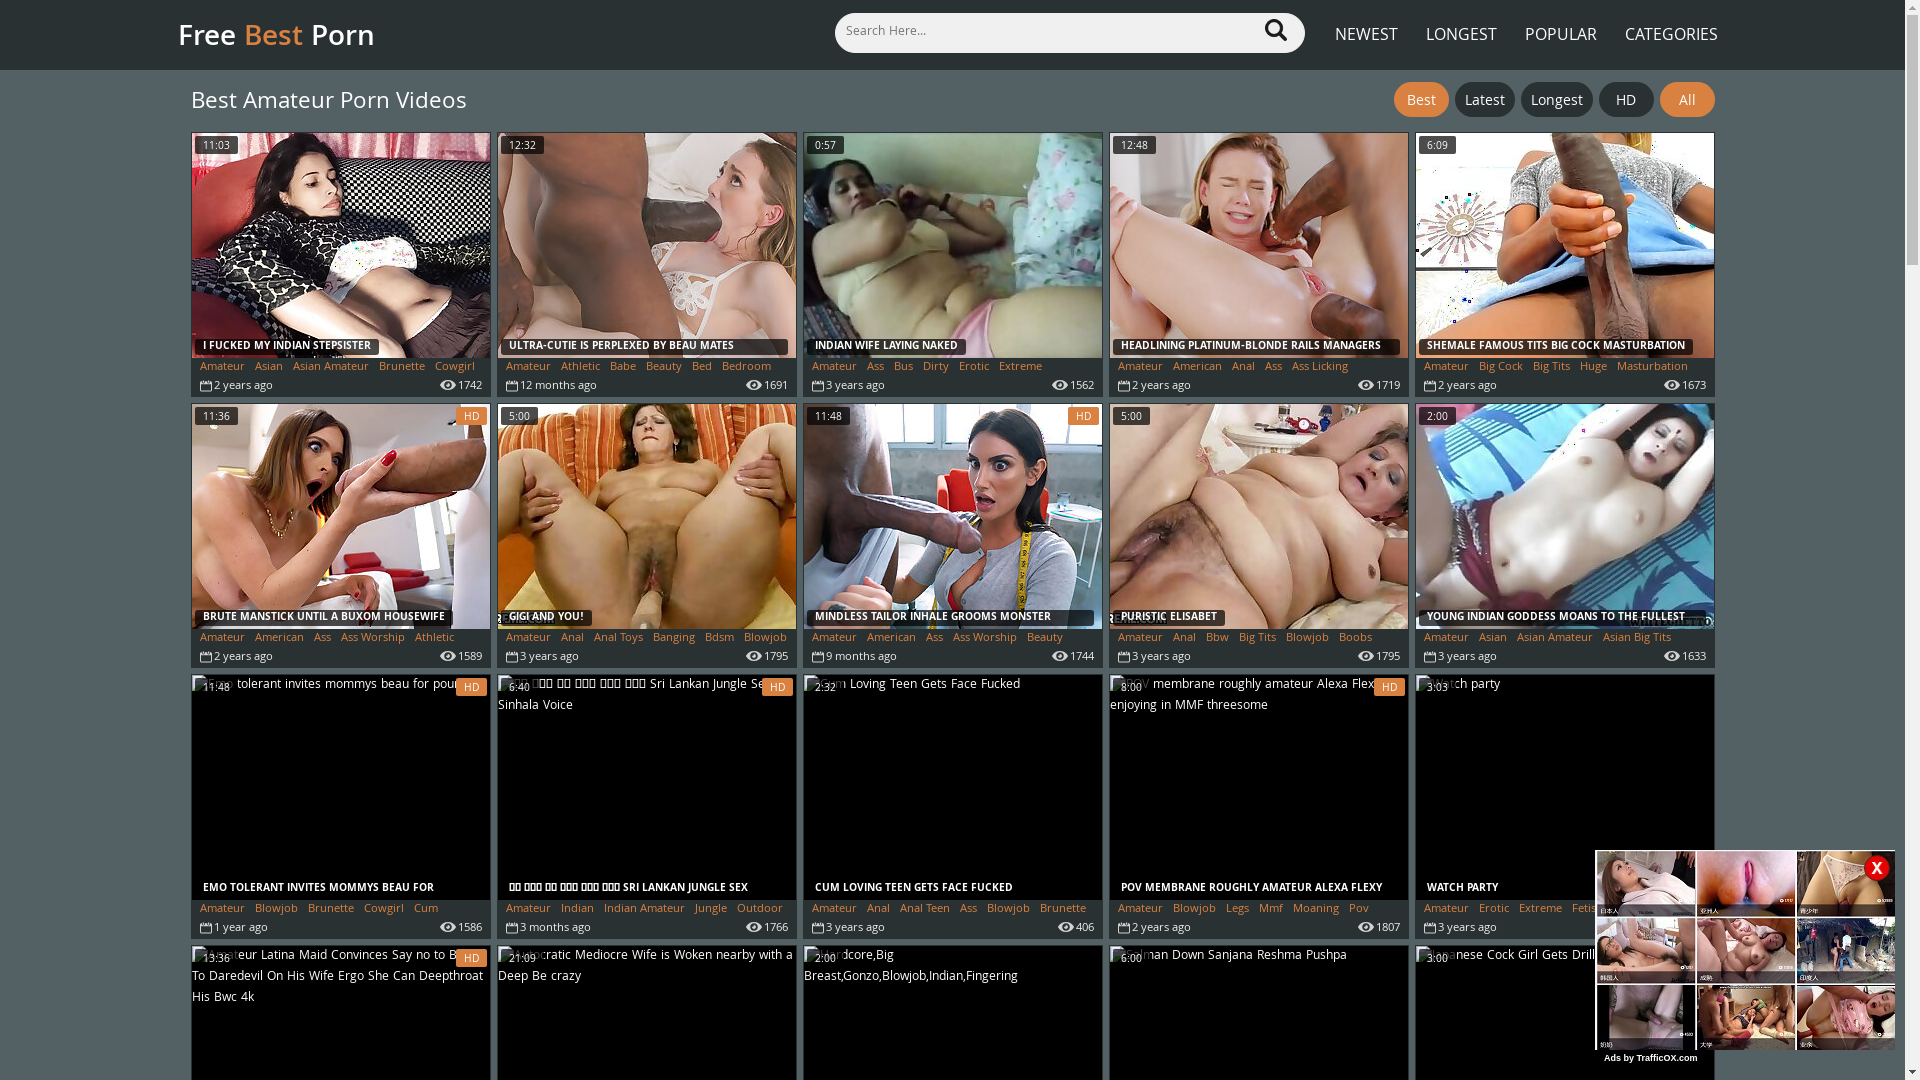 The width and height of the screenshot is (1920, 1080). Describe the element at coordinates (1446, 638) in the screenshot. I see `'Amateur'` at that location.